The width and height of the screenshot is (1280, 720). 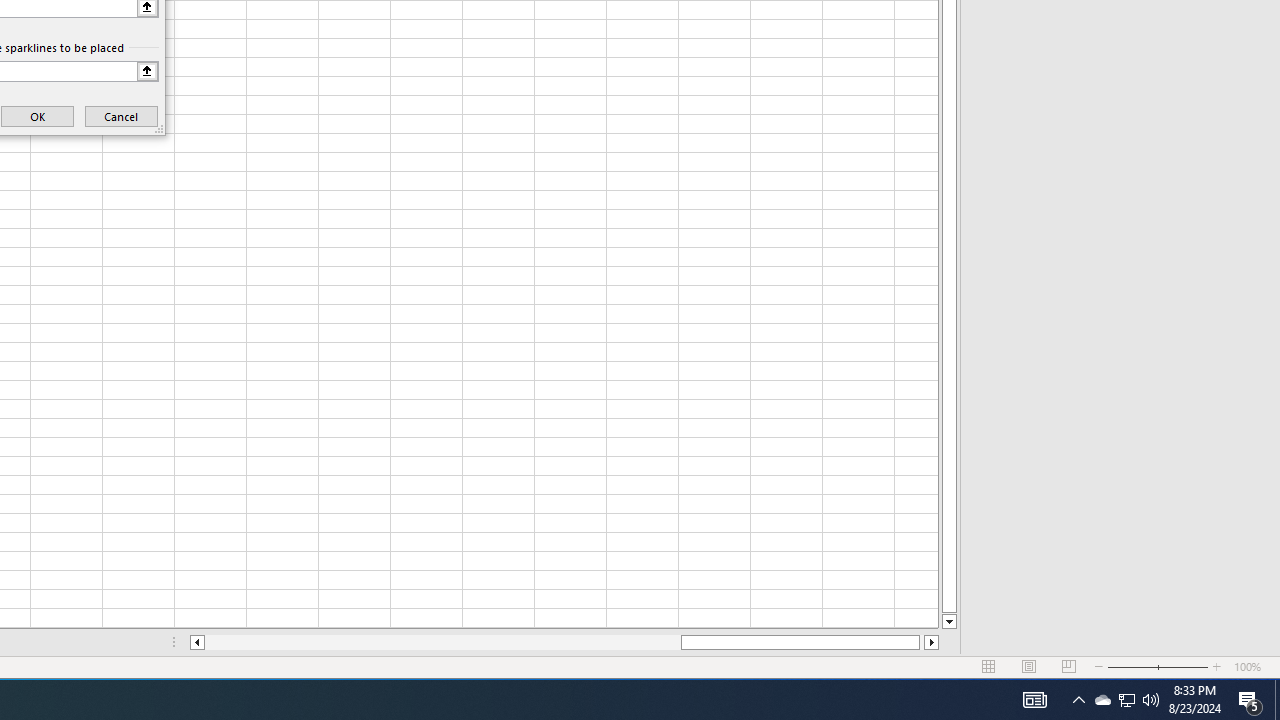 I want to click on 'Line down', so click(x=948, y=621).